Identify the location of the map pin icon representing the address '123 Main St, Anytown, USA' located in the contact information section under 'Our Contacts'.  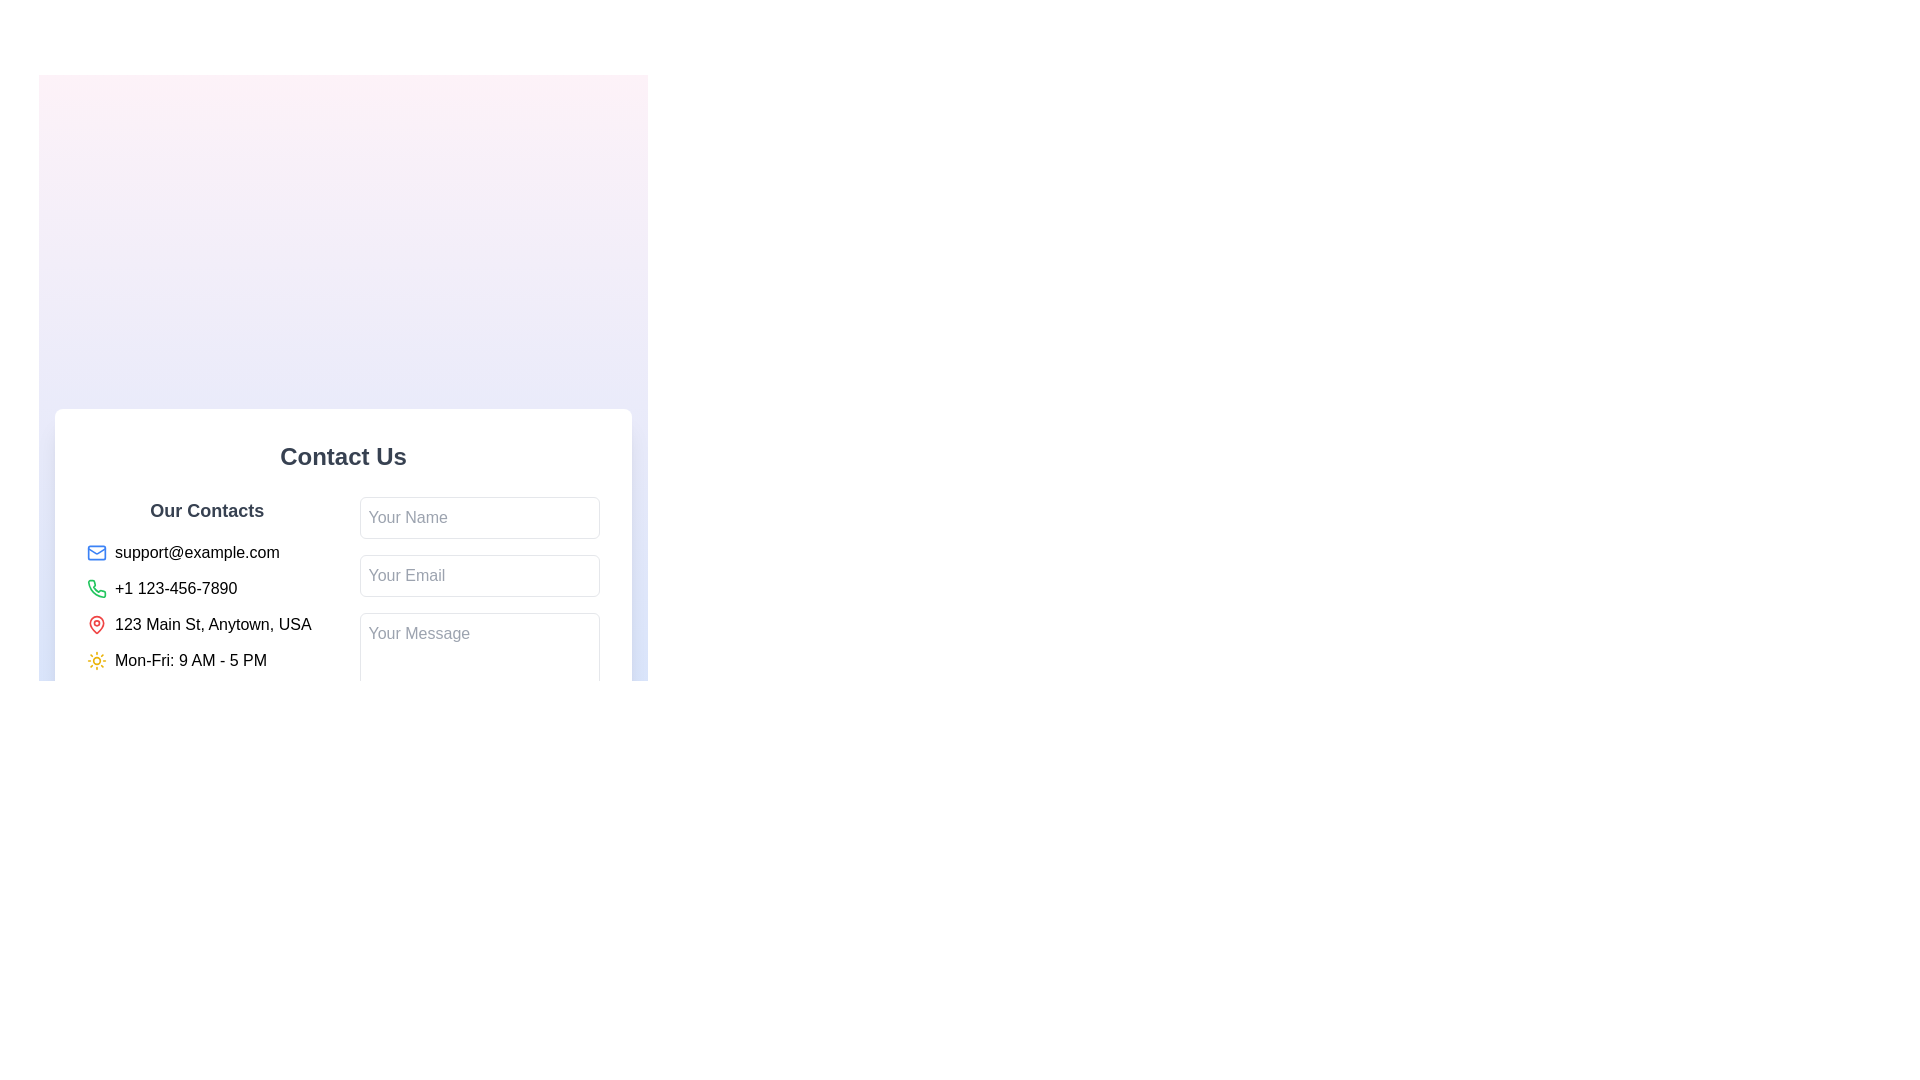
(95, 623).